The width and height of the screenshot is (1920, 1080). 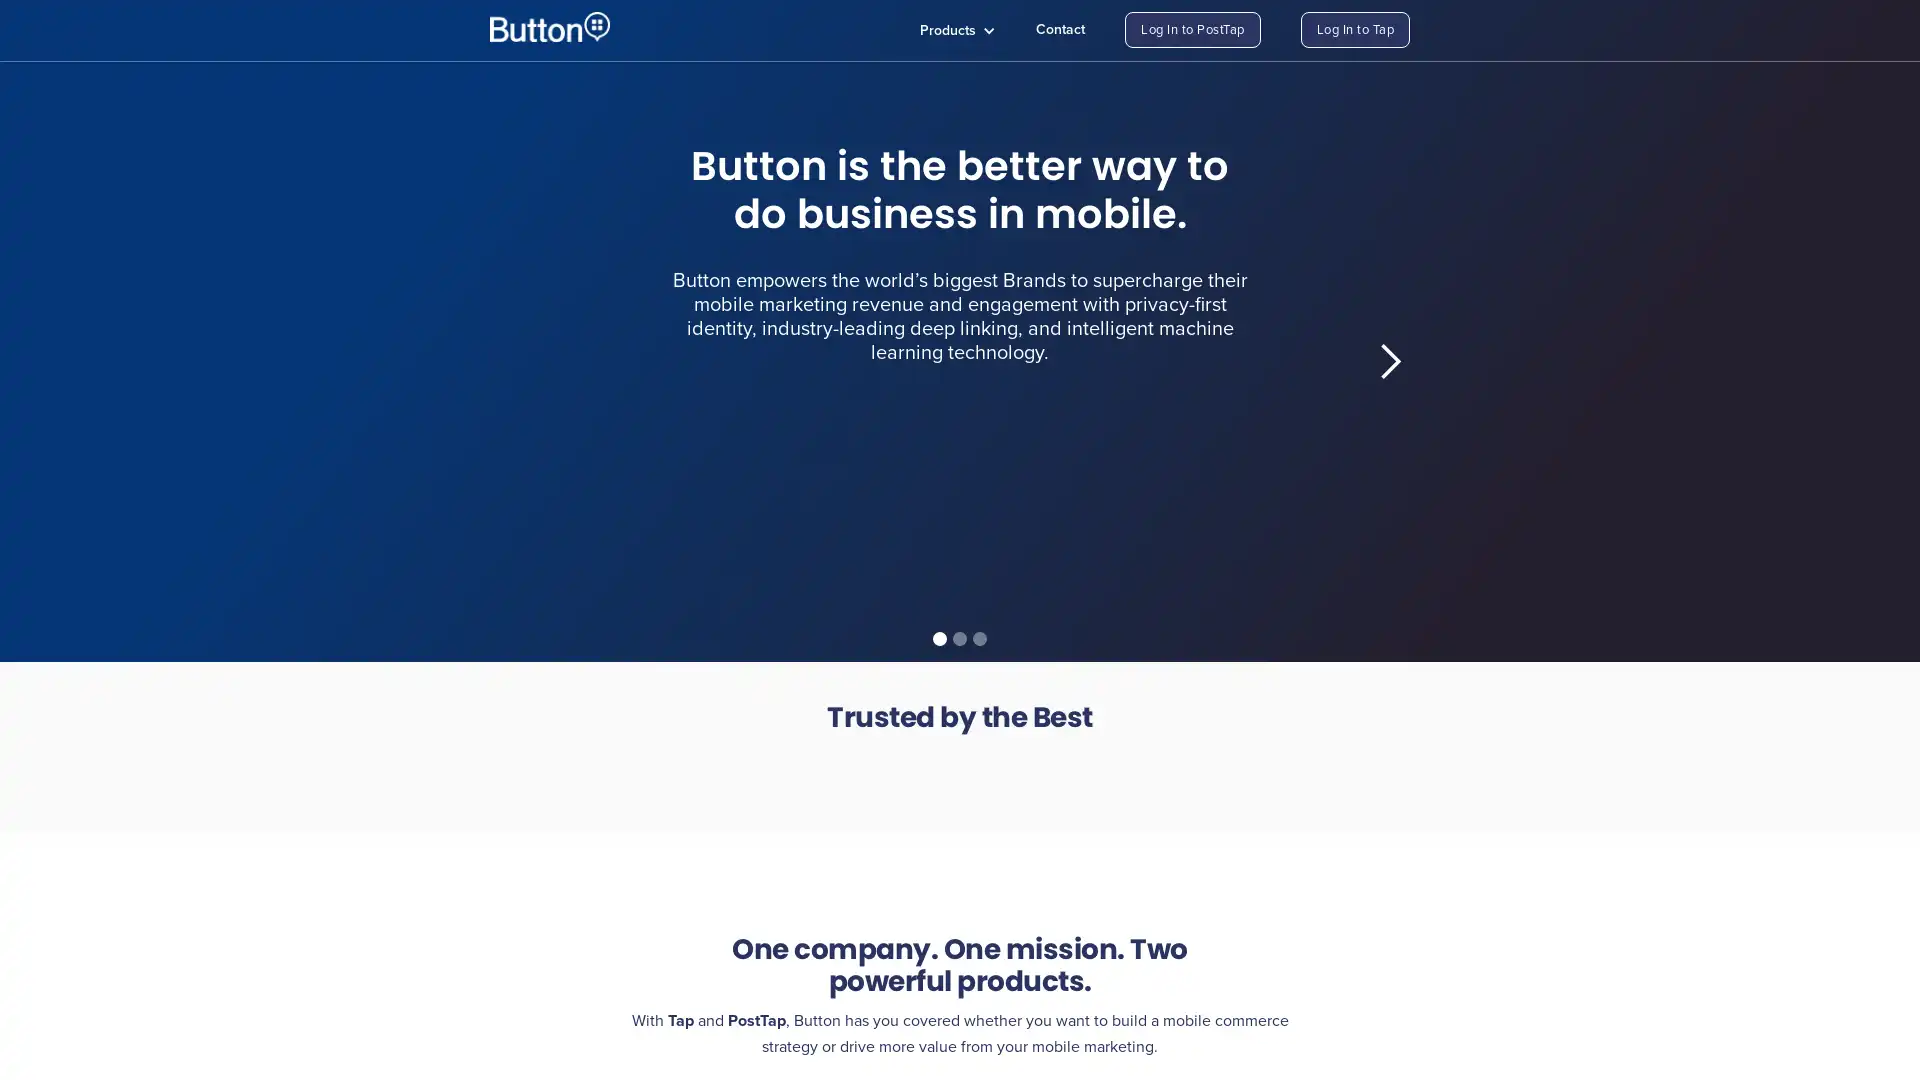 What do you see at coordinates (737, 508) in the screenshot?
I see `Tell me more` at bounding box center [737, 508].